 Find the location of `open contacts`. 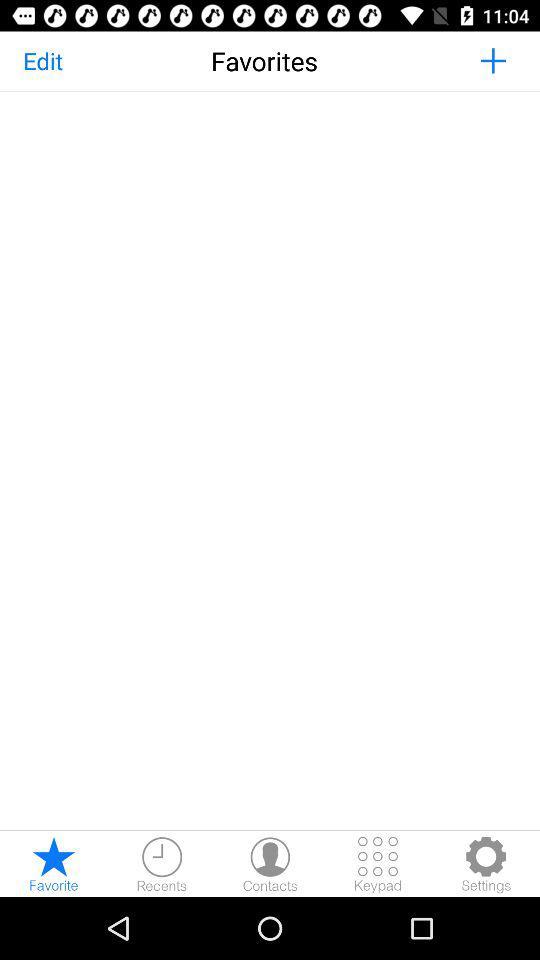

open contacts is located at coordinates (270, 863).